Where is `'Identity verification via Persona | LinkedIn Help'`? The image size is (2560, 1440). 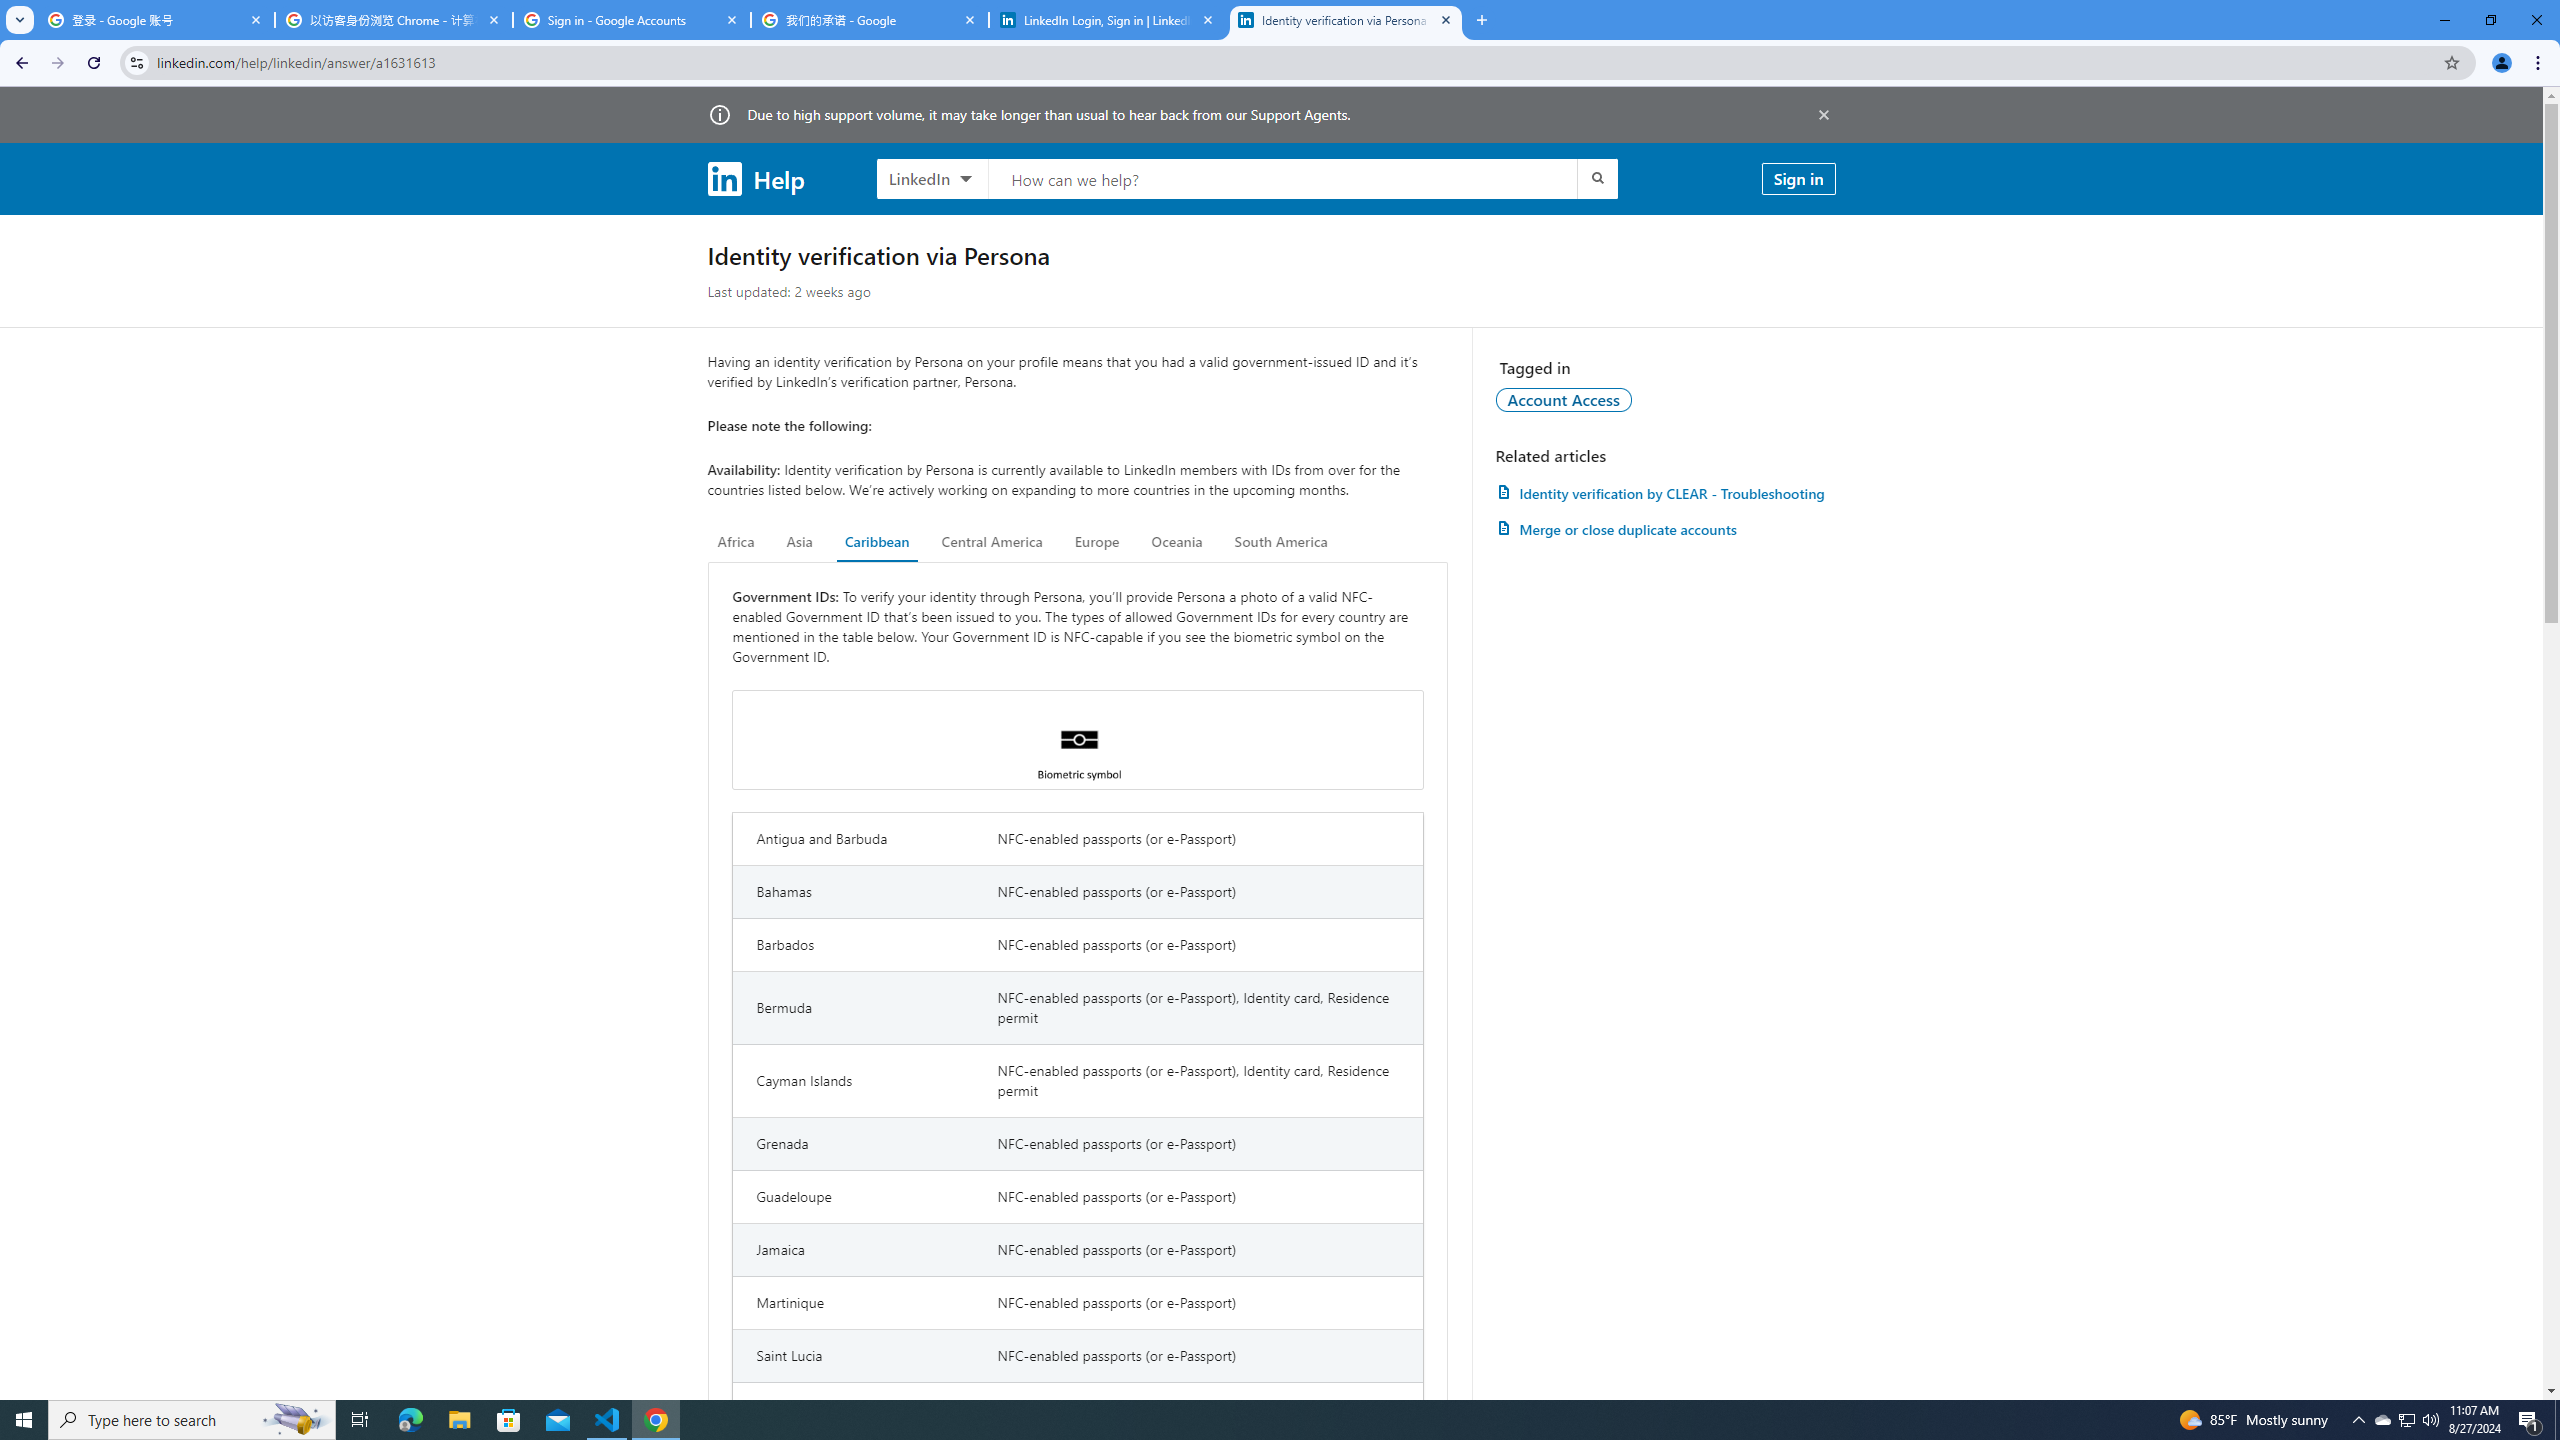 'Identity verification via Persona | LinkedIn Help' is located at coordinates (1345, 19).